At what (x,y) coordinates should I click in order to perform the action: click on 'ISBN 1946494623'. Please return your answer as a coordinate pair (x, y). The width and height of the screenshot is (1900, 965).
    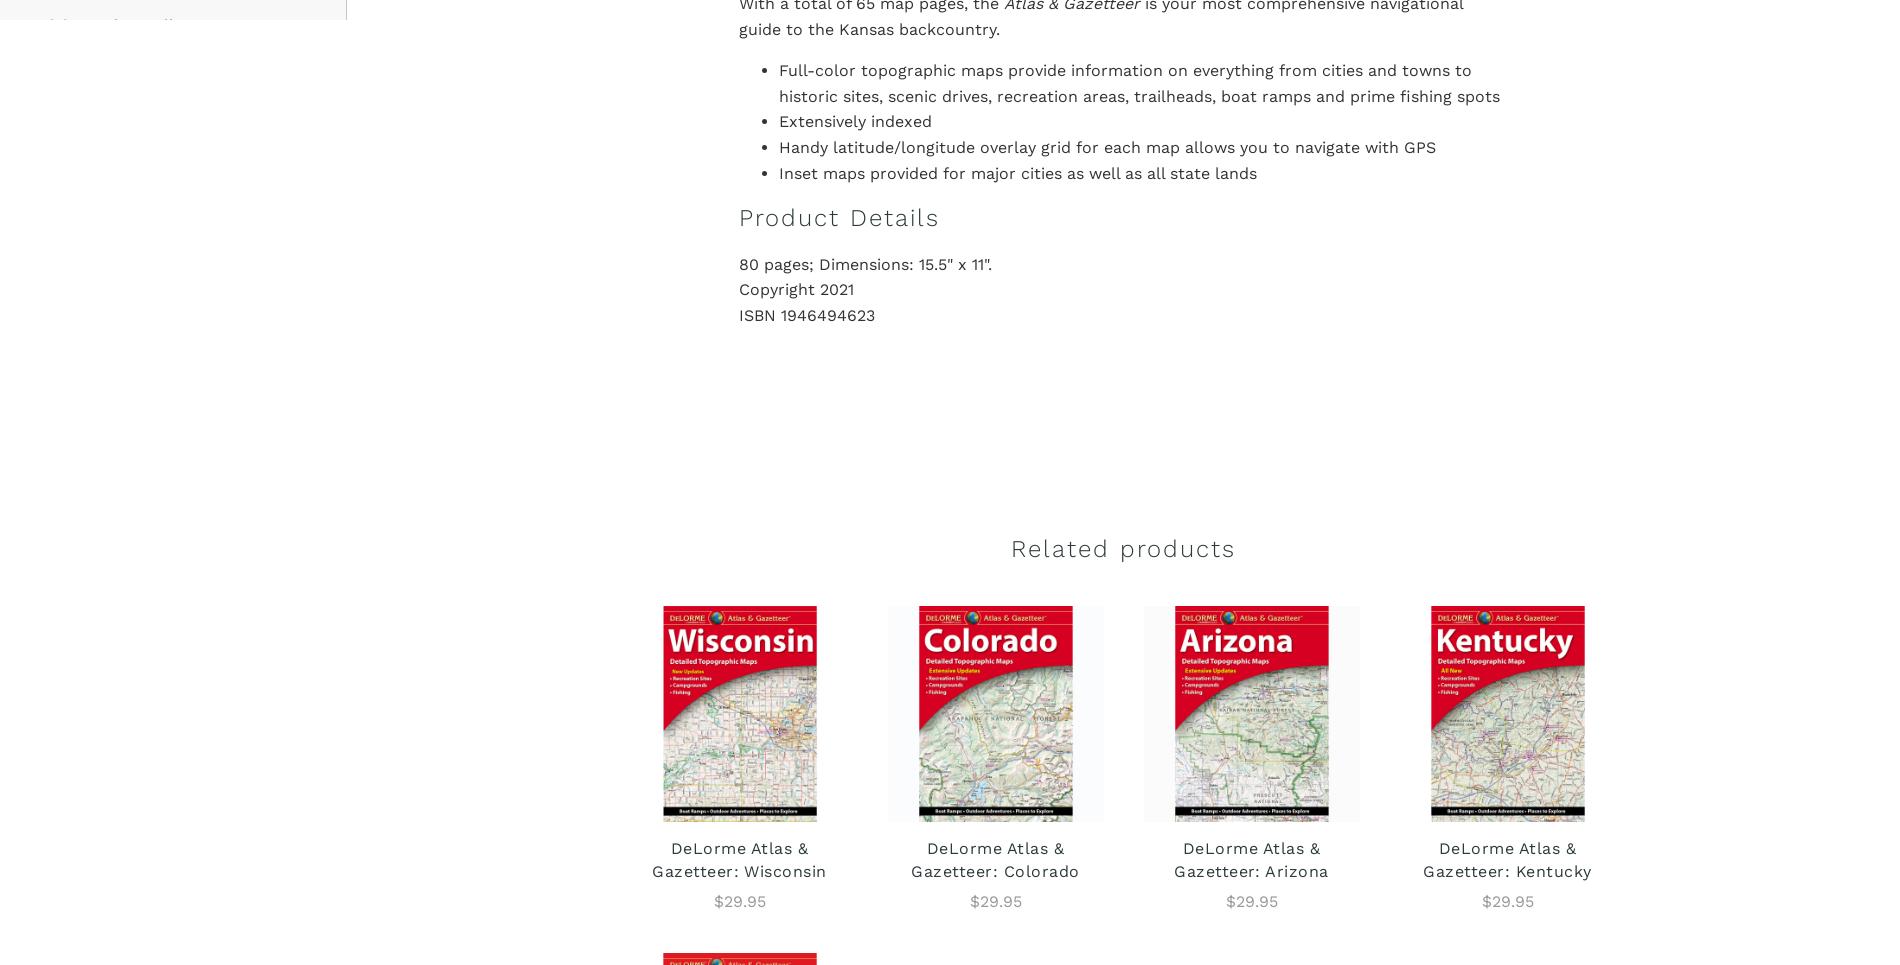
    Looking at the image, I should click on (804, 314).